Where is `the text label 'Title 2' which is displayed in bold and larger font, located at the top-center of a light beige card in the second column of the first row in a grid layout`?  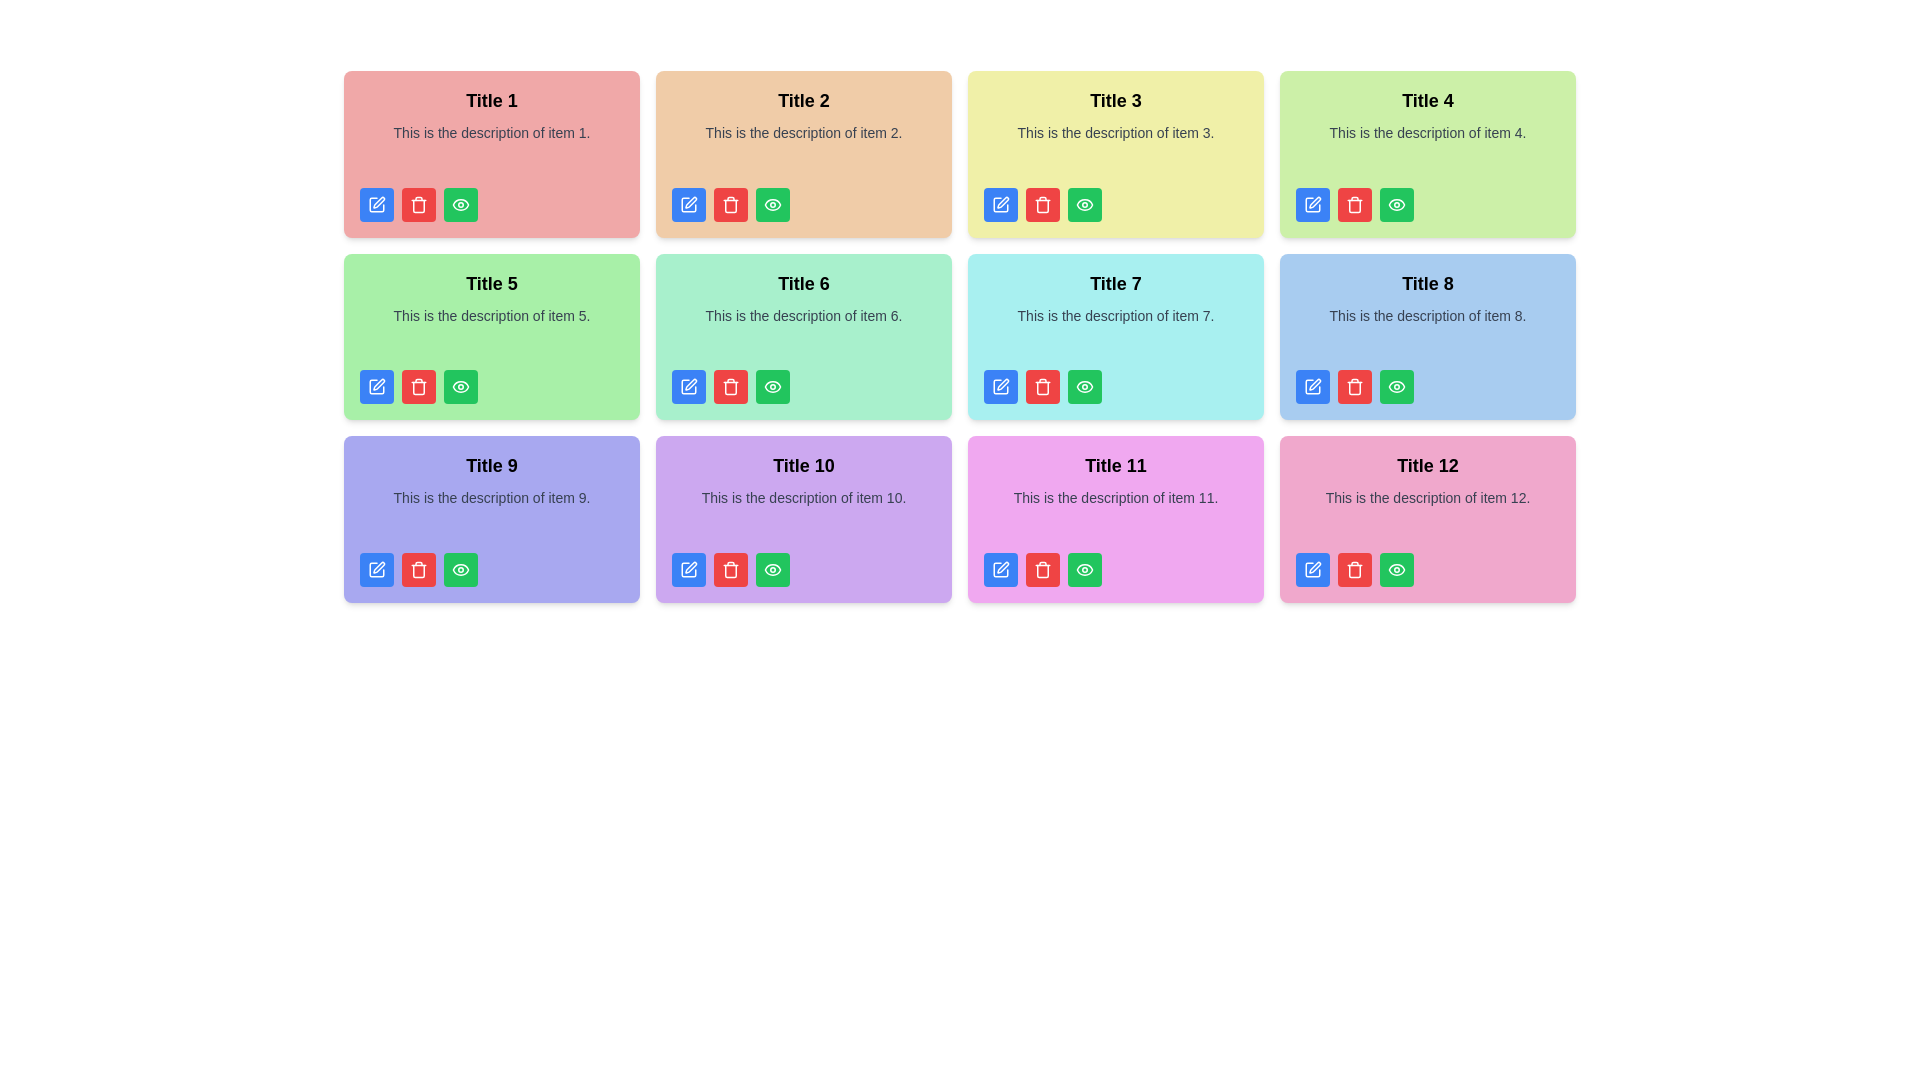
the text label 'Title 2' which is displayed in bold and larger font, located at the top-center of a light beige card in the second column of the first row in a grid layout is located at coordinates (804, 100).